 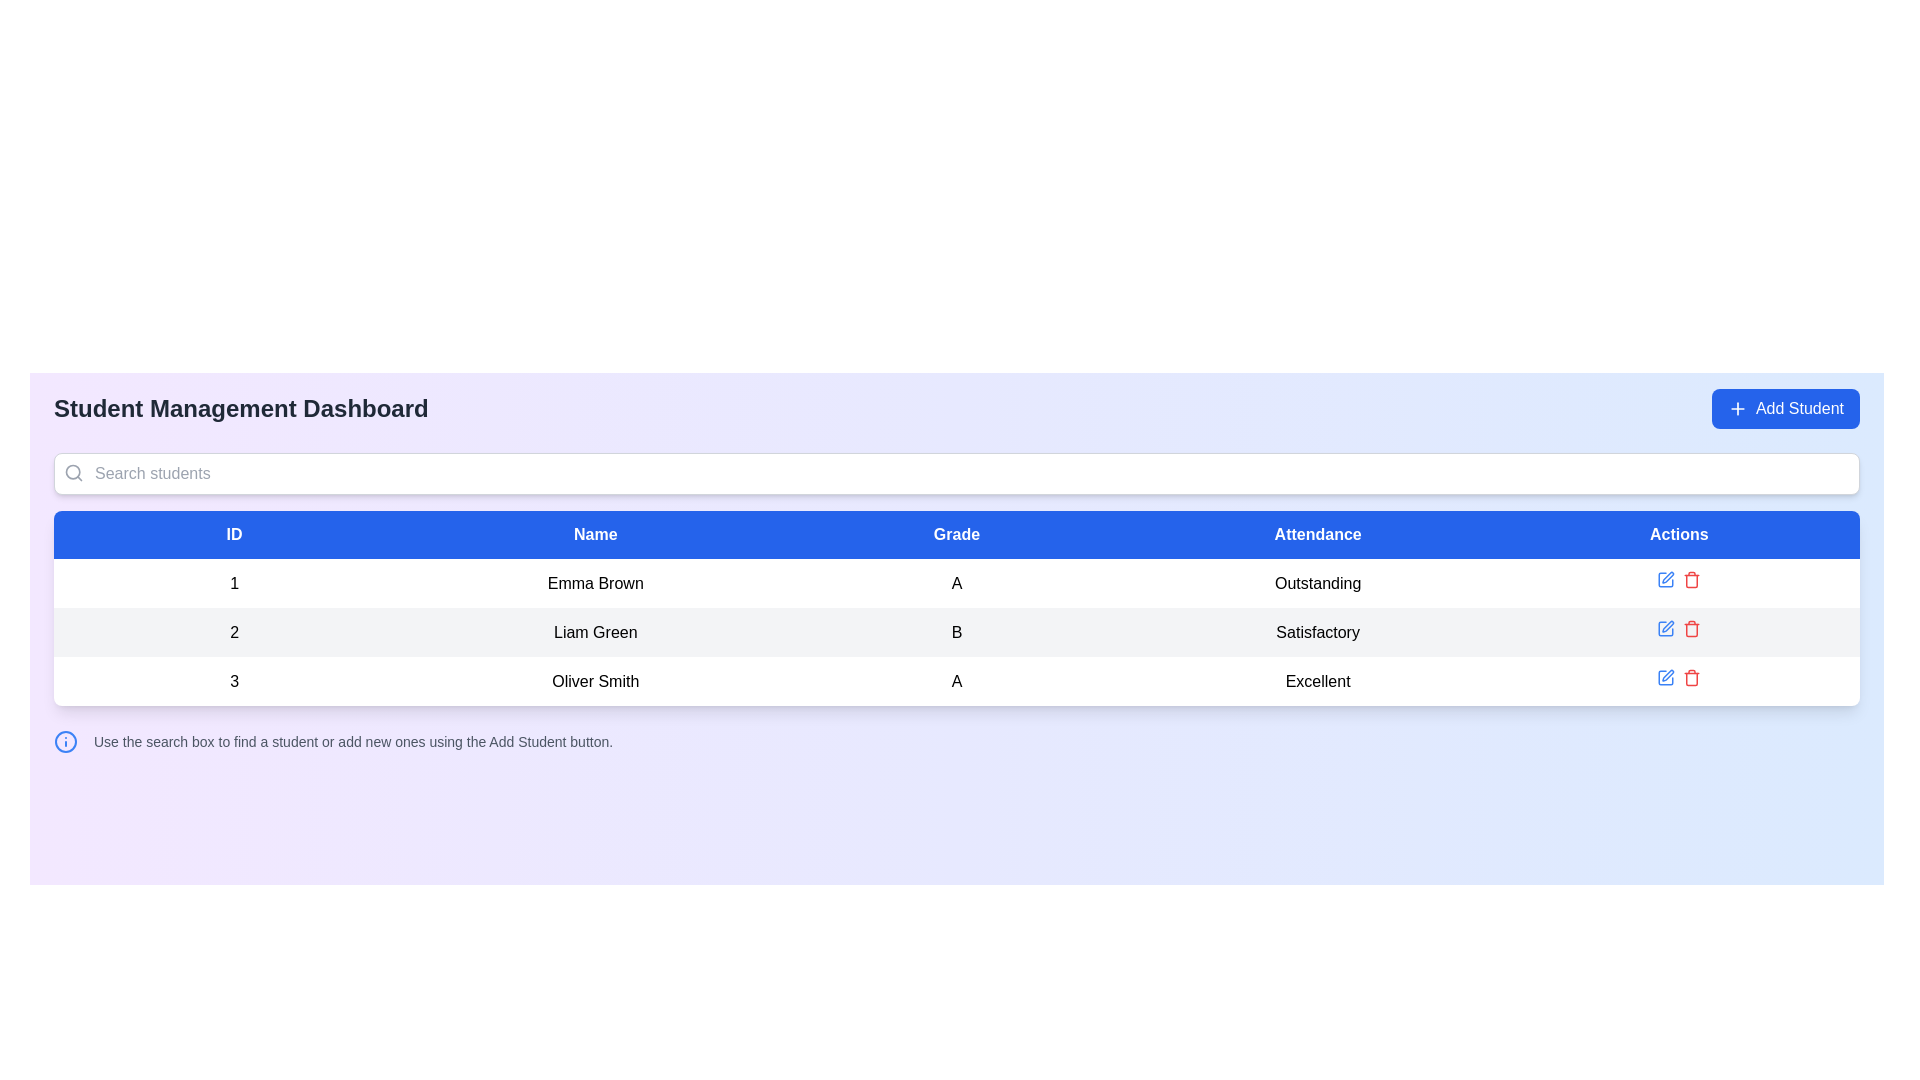 I want to click on the grade 'A' text label for student 'Emma Brown' located in the third column of the row labeled '1' under the 'Grade' column, so click(x=955, y=583).